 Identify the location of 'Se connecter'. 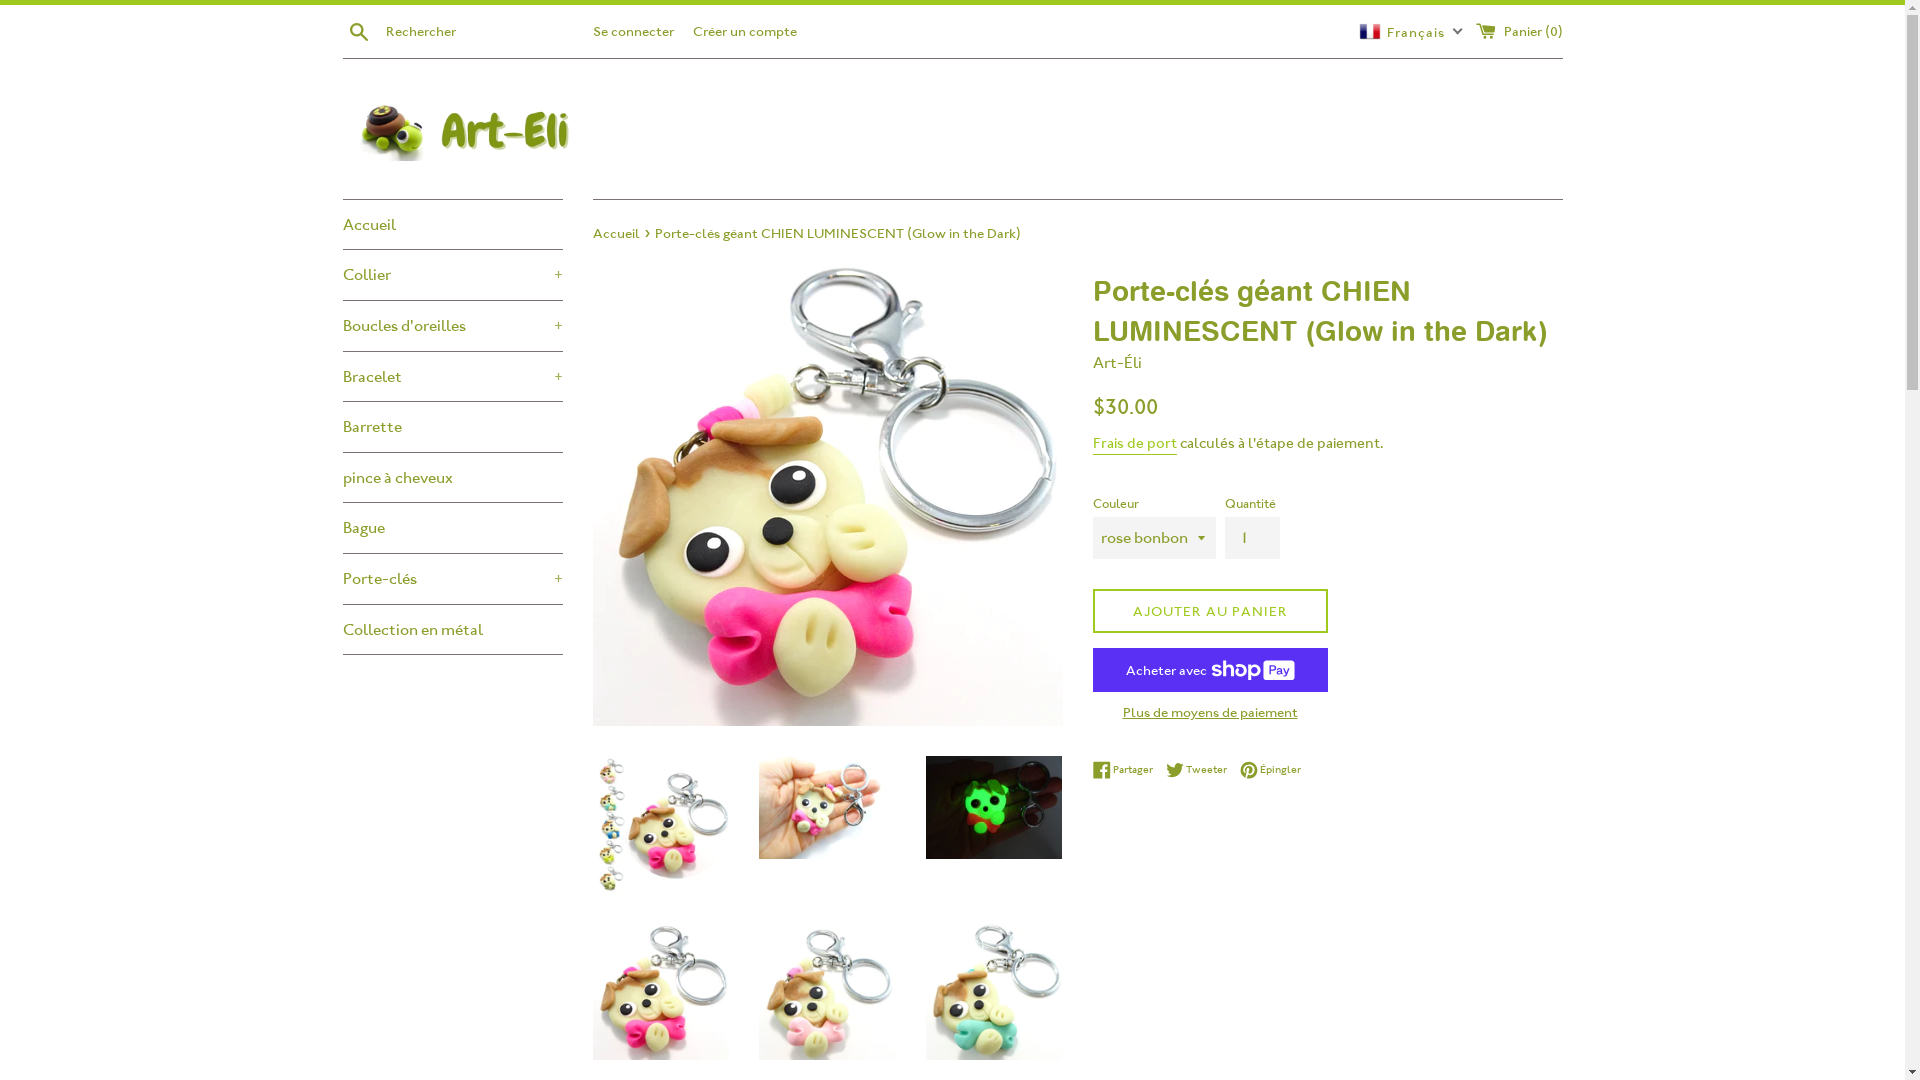
(631, 30).